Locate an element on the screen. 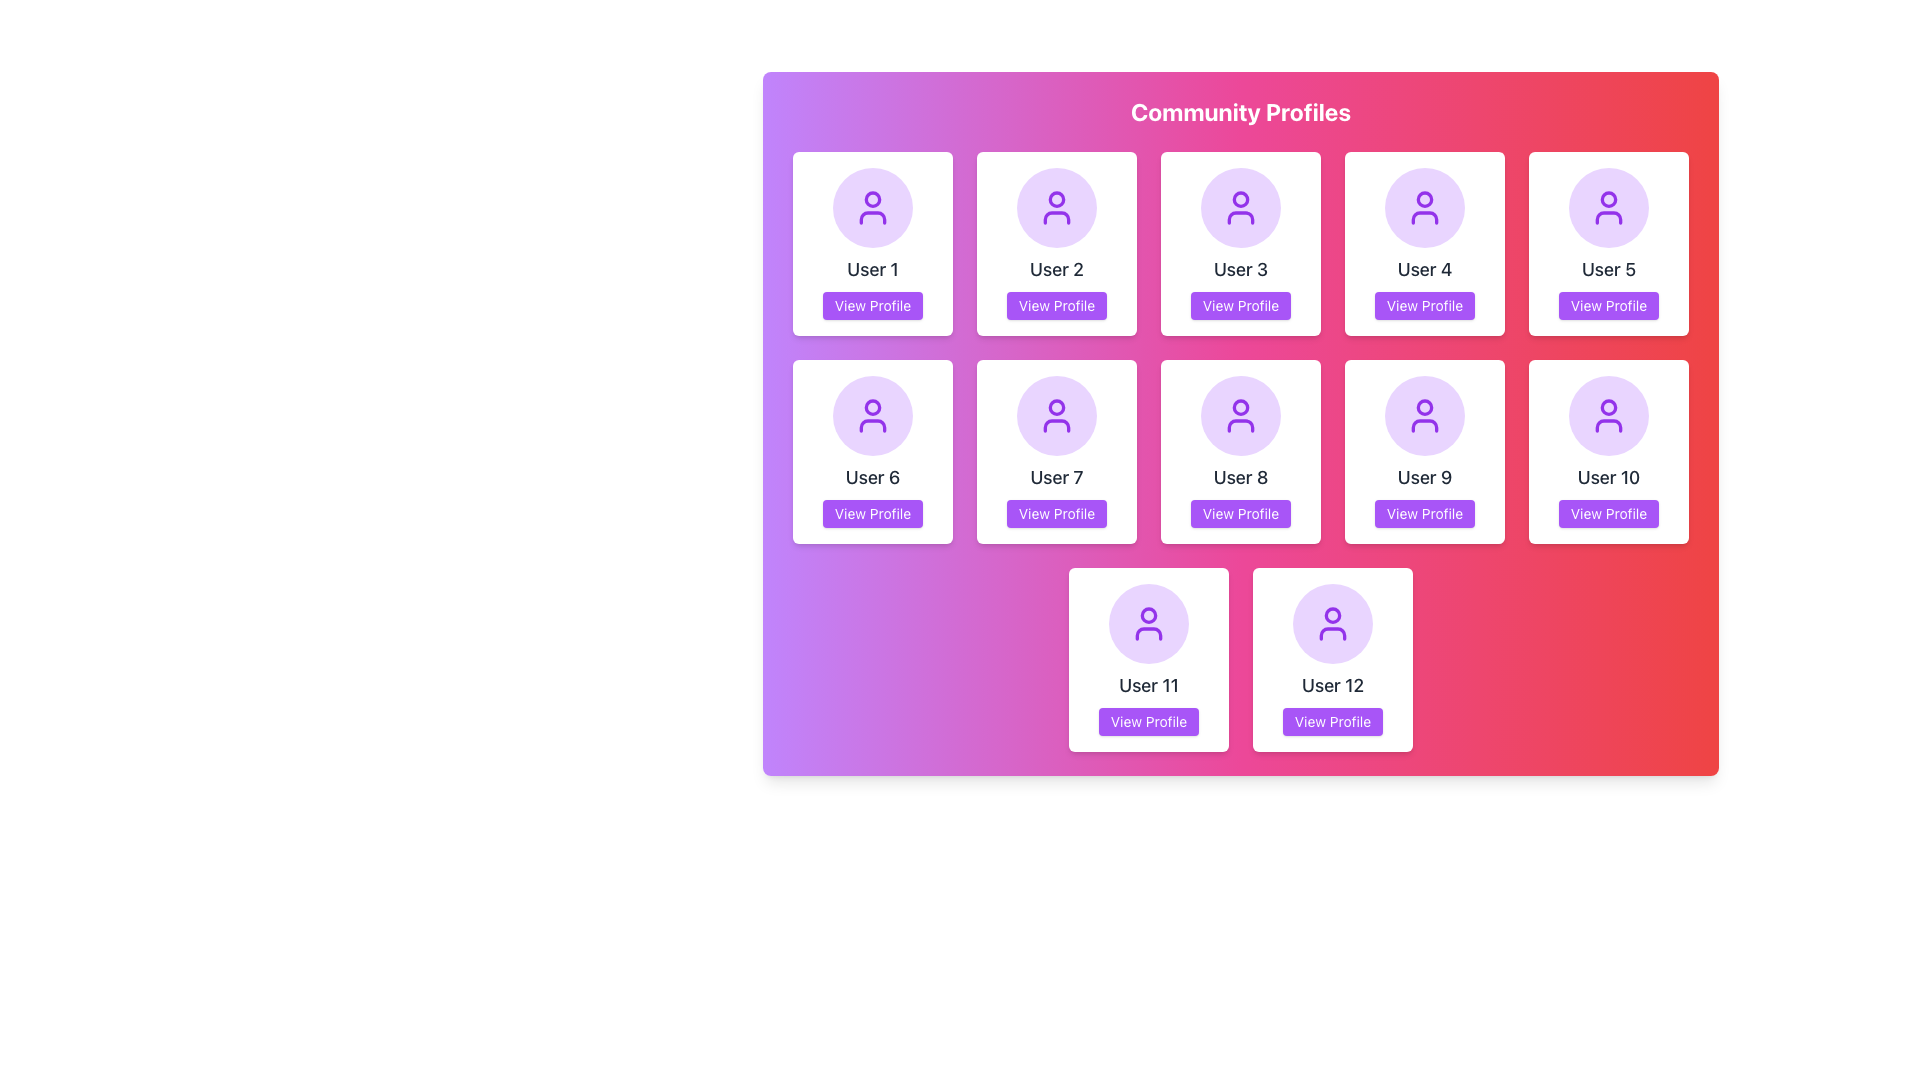 The image size is (1920, 1080). the circular avatar placeholder for the user profile labeled 'User 8', located in the center of the user profile card is located at coordinates (1240, 415).